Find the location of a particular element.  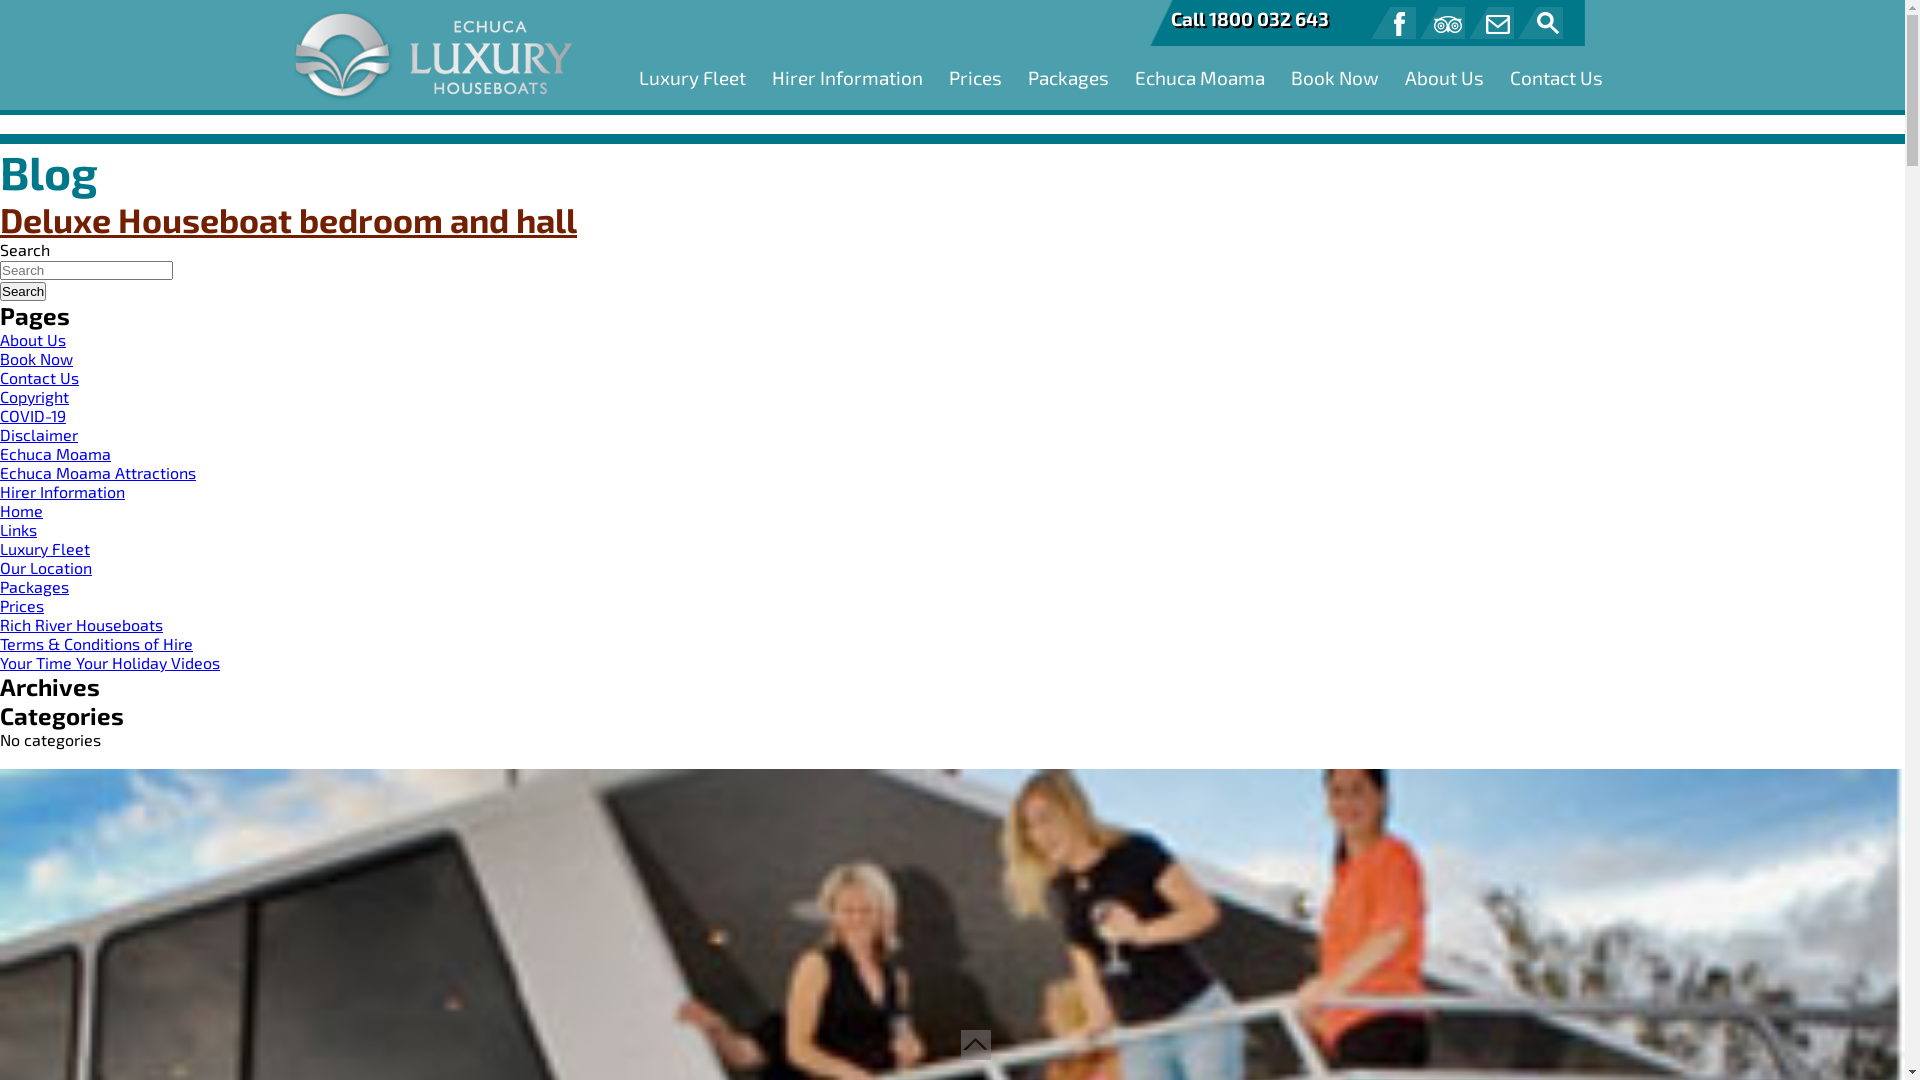

'COVID-19' is located at coordinates (33, 414).